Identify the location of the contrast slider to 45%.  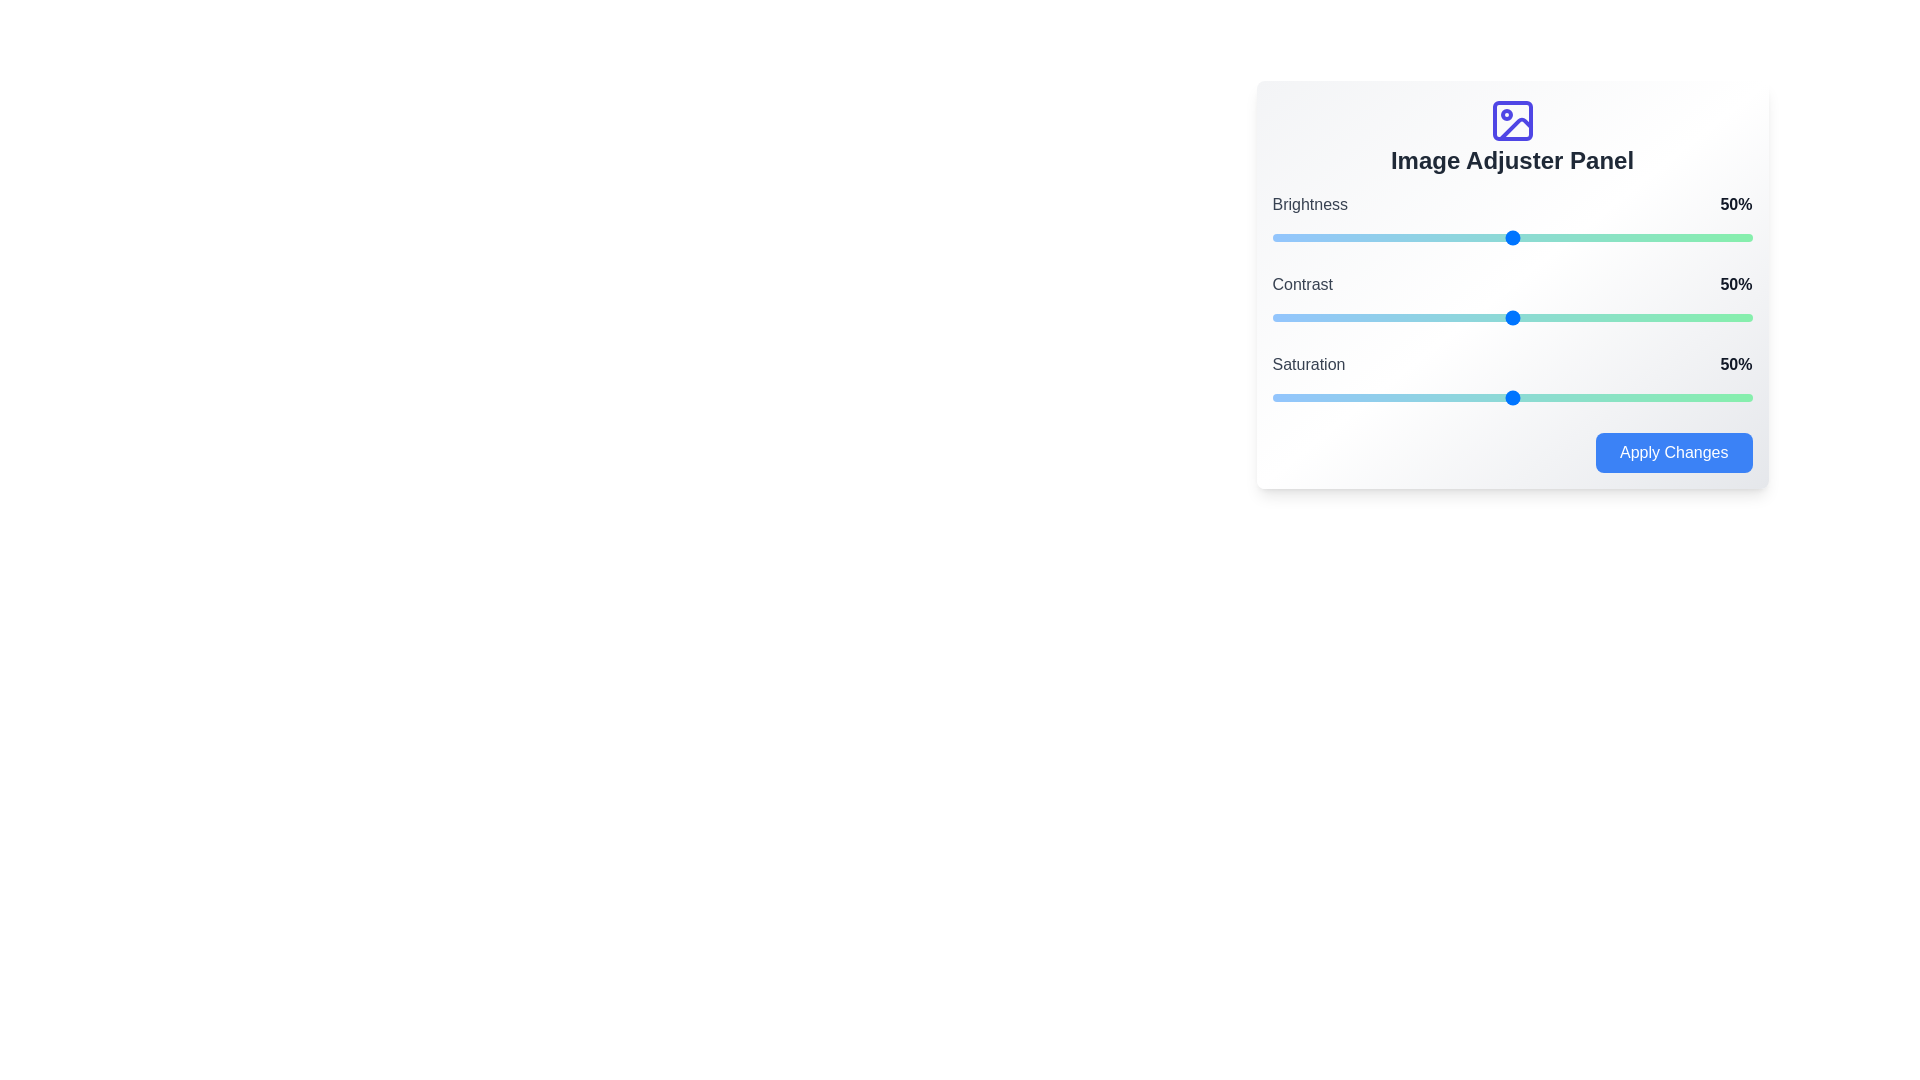
(1488, 316).